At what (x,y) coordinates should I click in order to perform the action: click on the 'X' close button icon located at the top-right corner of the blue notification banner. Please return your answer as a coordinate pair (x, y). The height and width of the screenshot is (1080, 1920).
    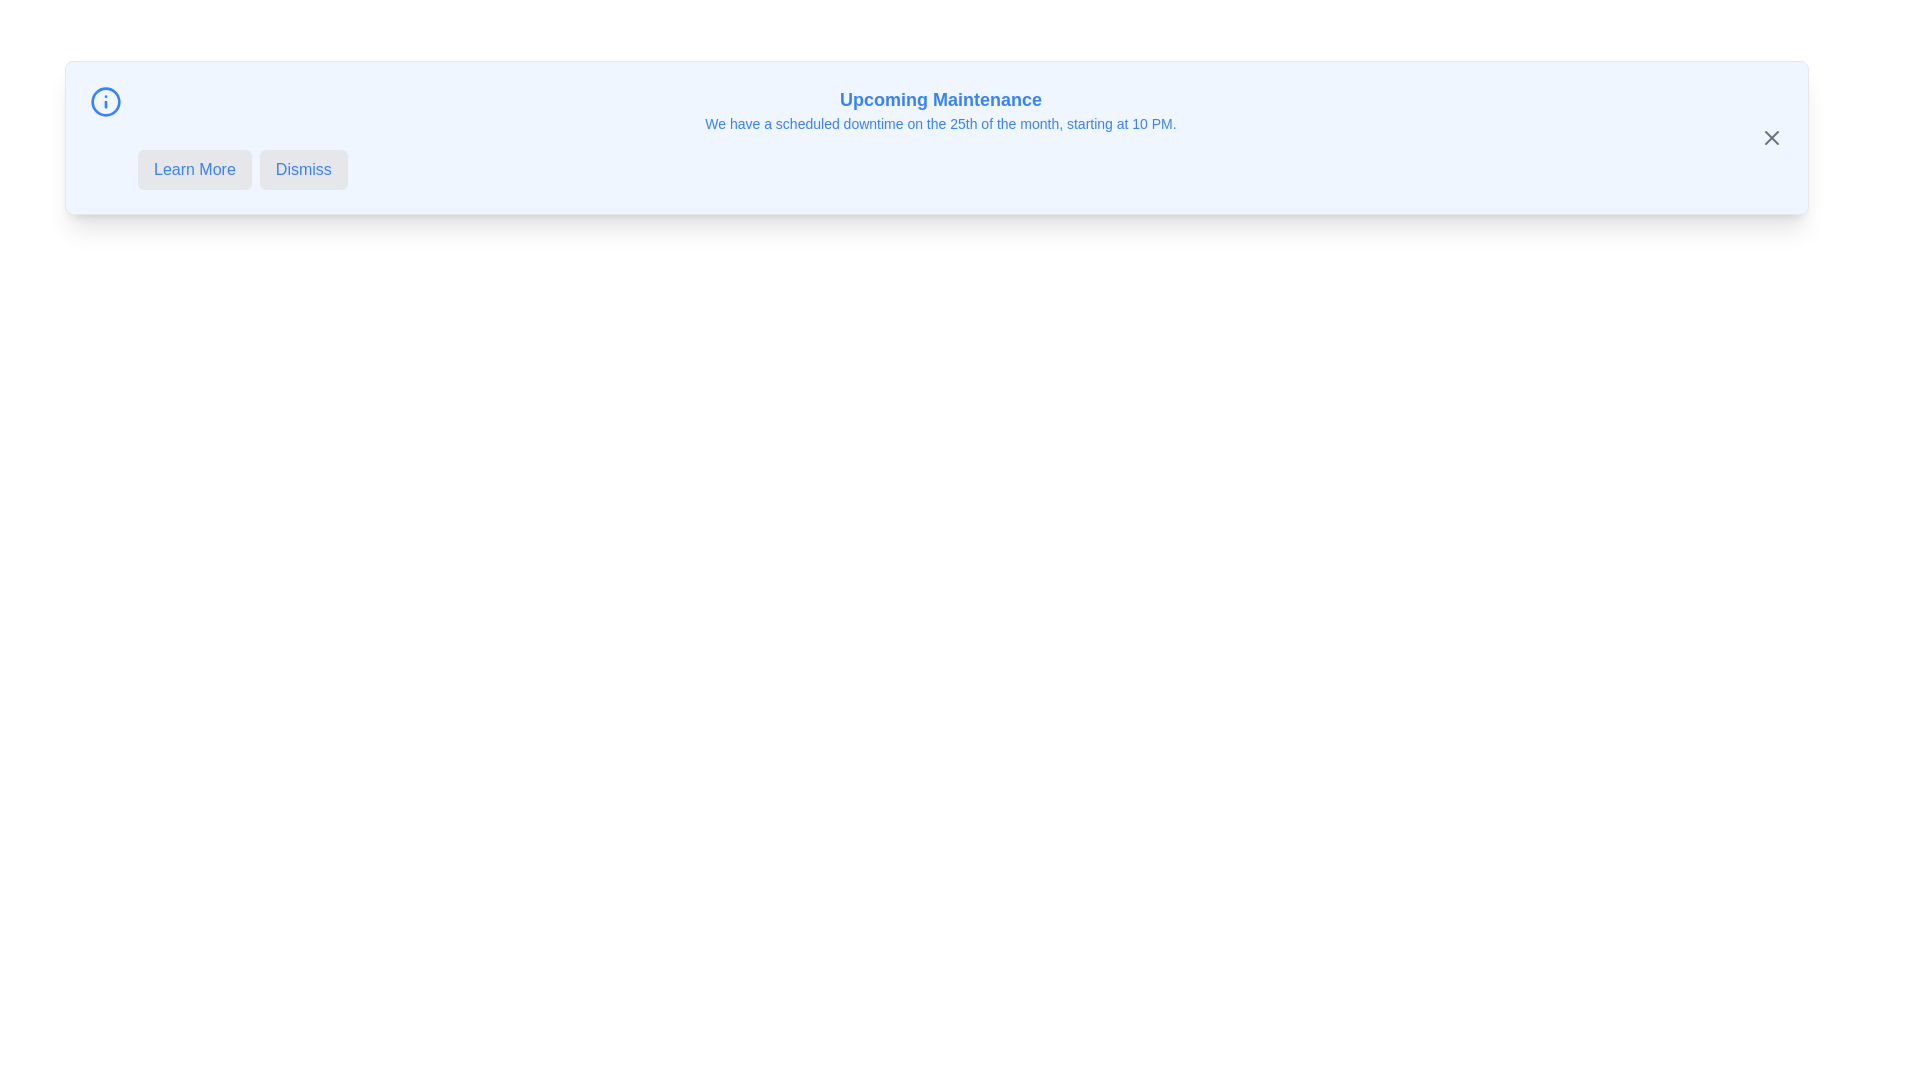
    Looking at the image, I should click on (1771, 137).